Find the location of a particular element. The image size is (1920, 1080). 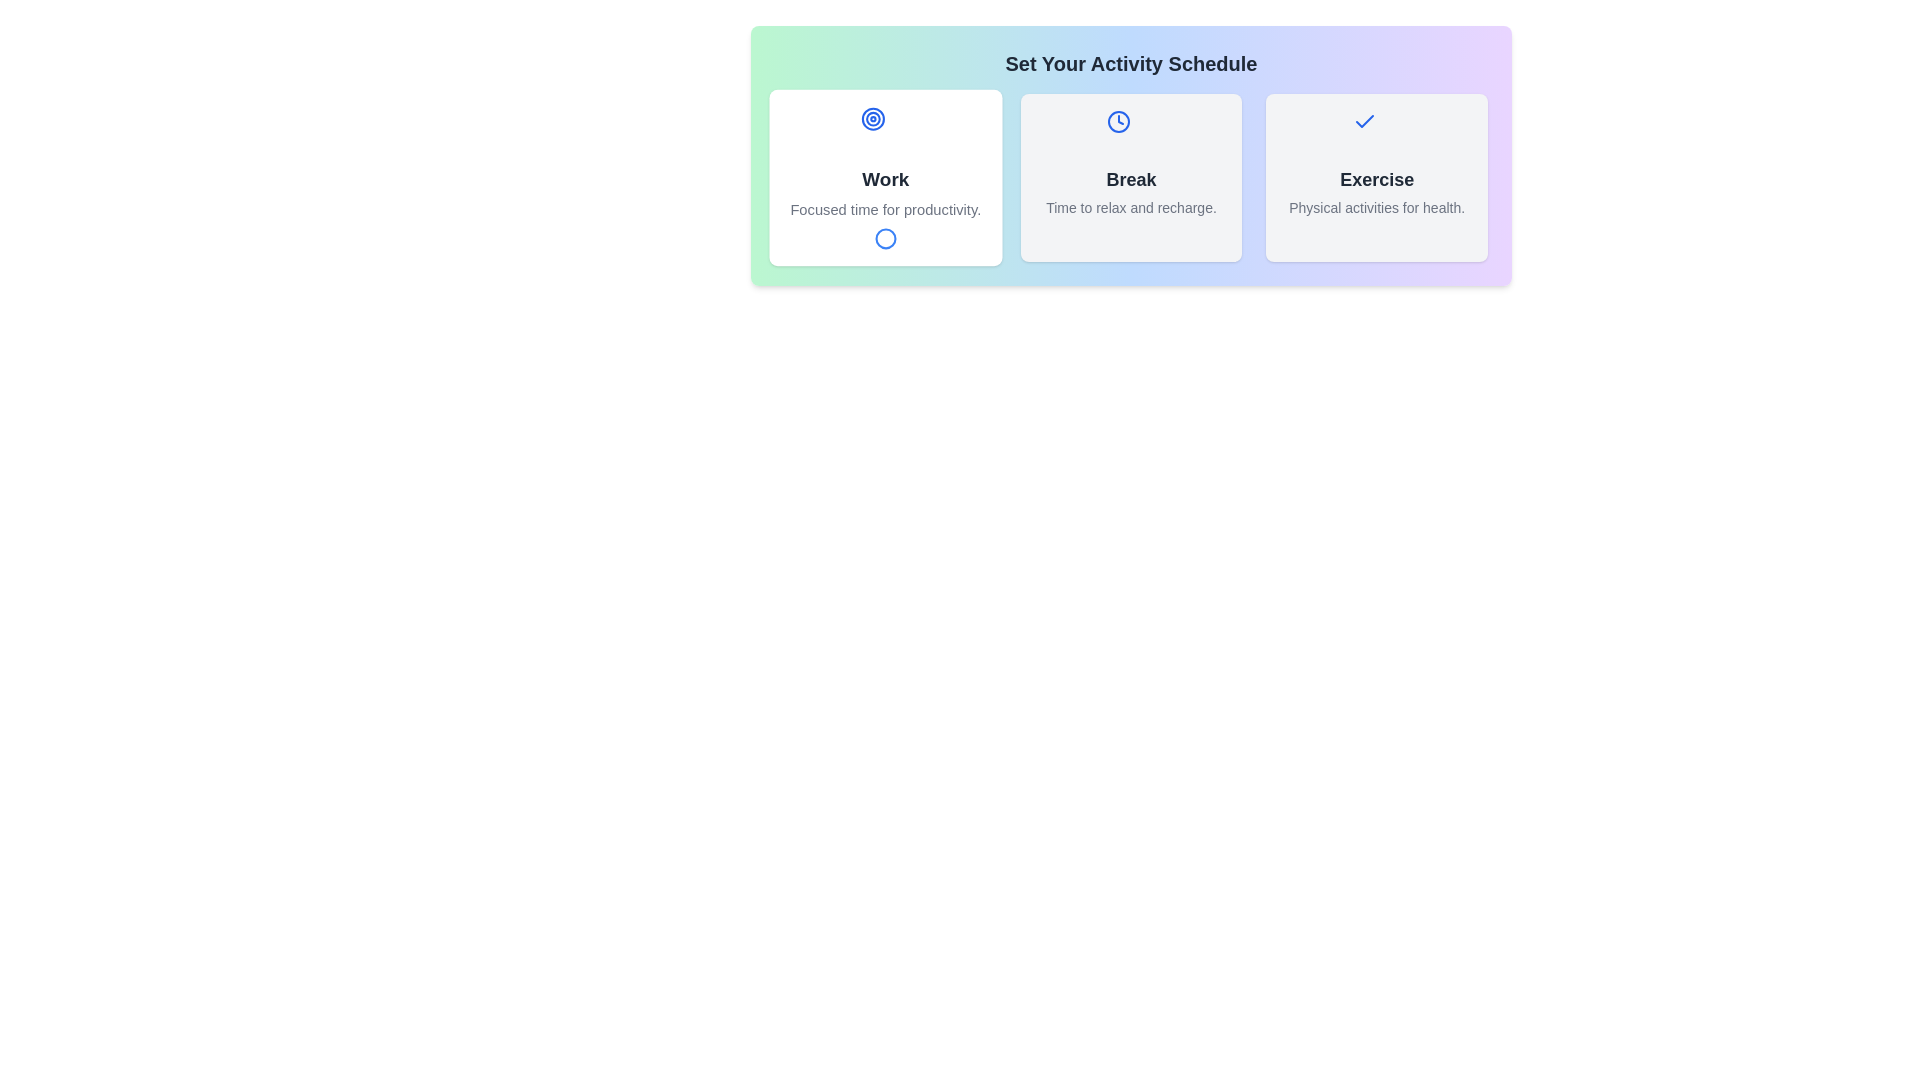

the interactive card labeled 'Break' is located at coordinates (1131, 176).